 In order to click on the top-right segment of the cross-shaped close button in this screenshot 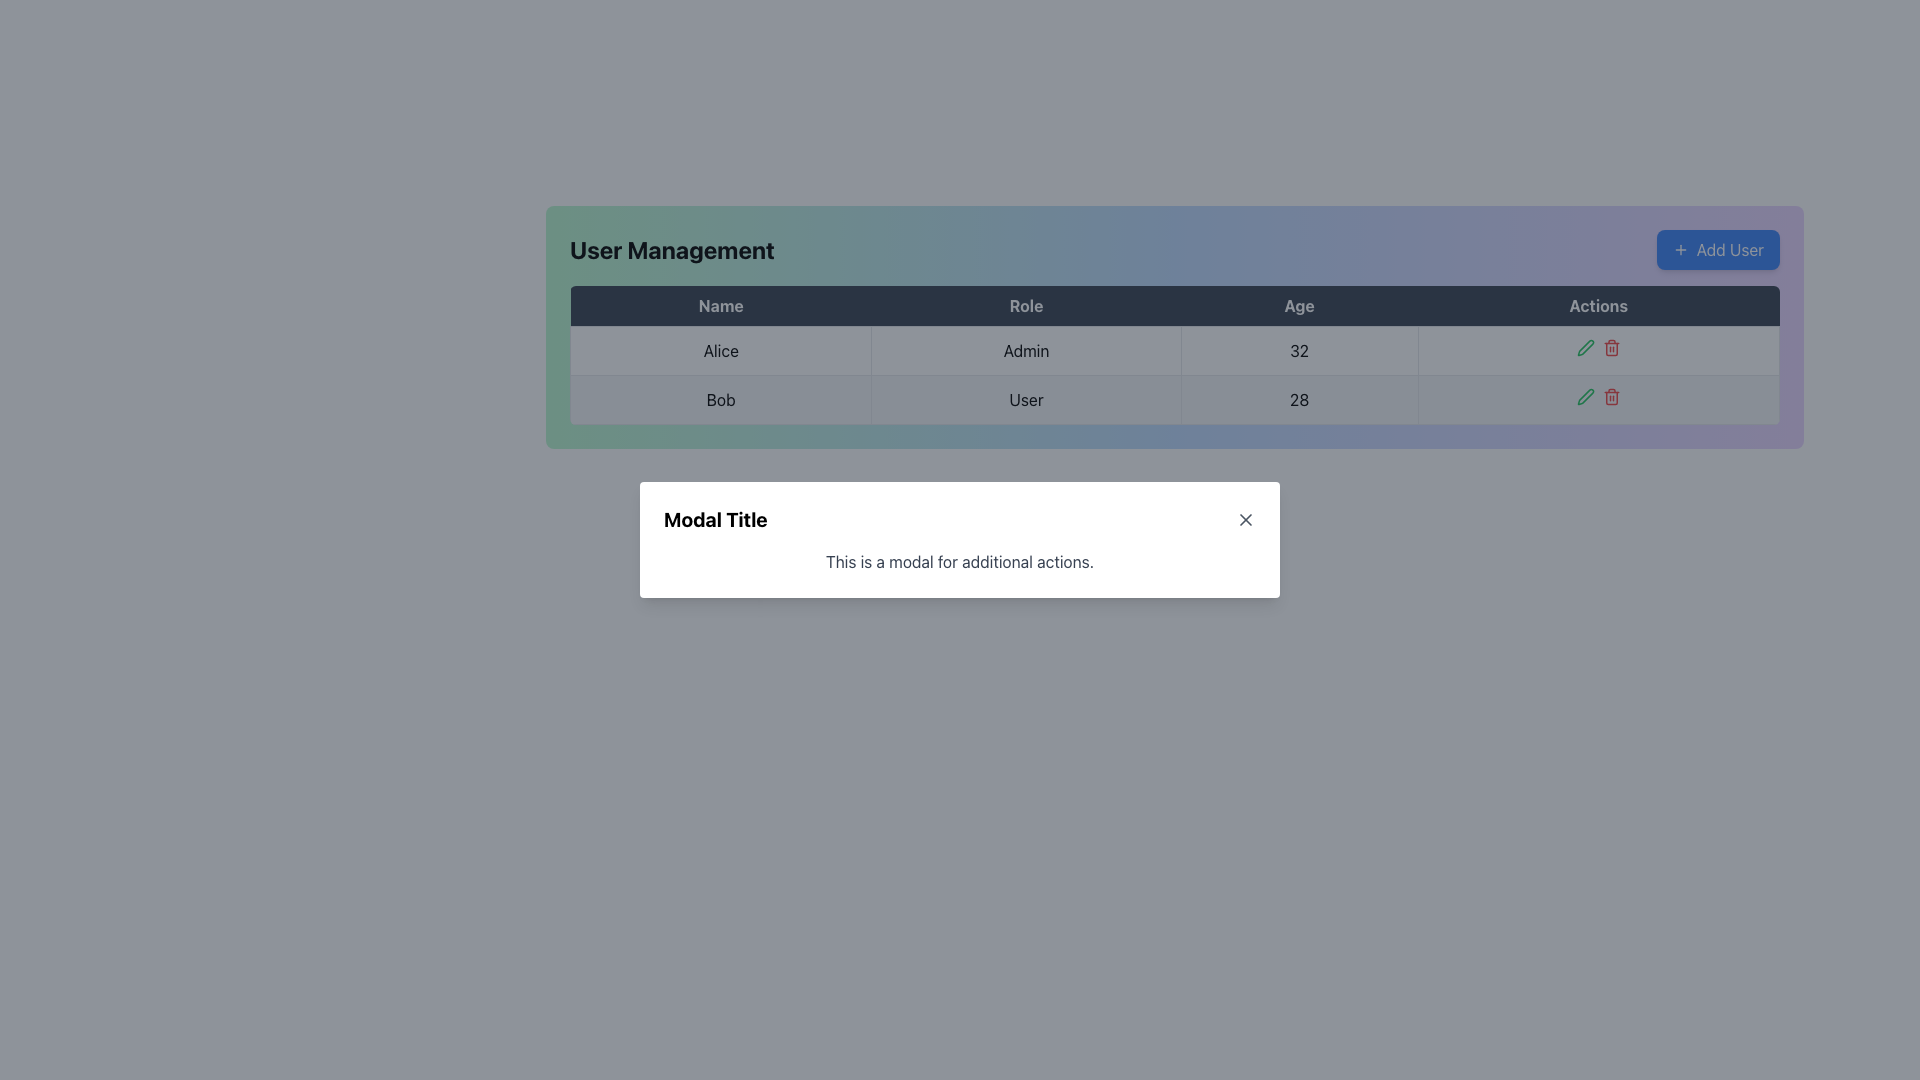, I will do `click(1244, 519)`.